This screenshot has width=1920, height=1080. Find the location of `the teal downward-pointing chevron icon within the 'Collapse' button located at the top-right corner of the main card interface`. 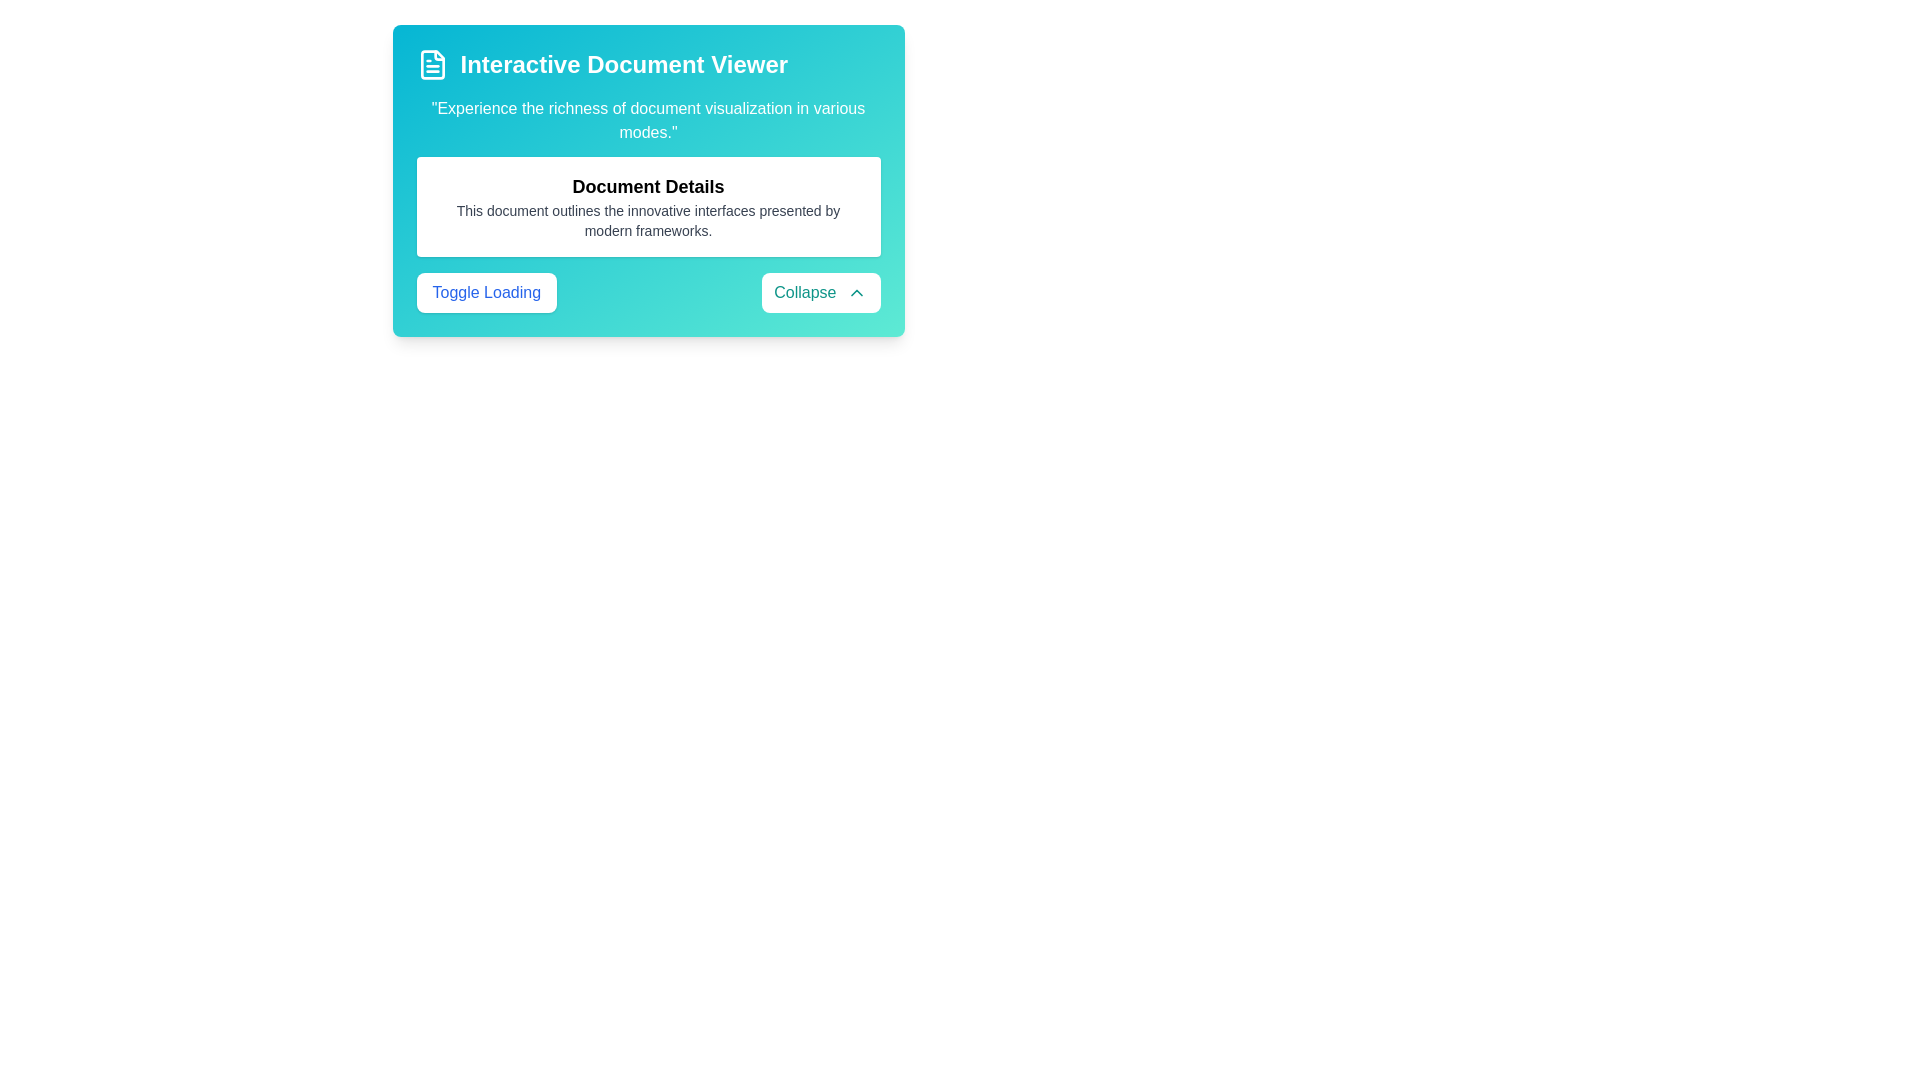

the teal downward-pointing chevron icon within the 'Collapse' button located at the top-right corner of the main card interface is located at coordinates (856, 293).